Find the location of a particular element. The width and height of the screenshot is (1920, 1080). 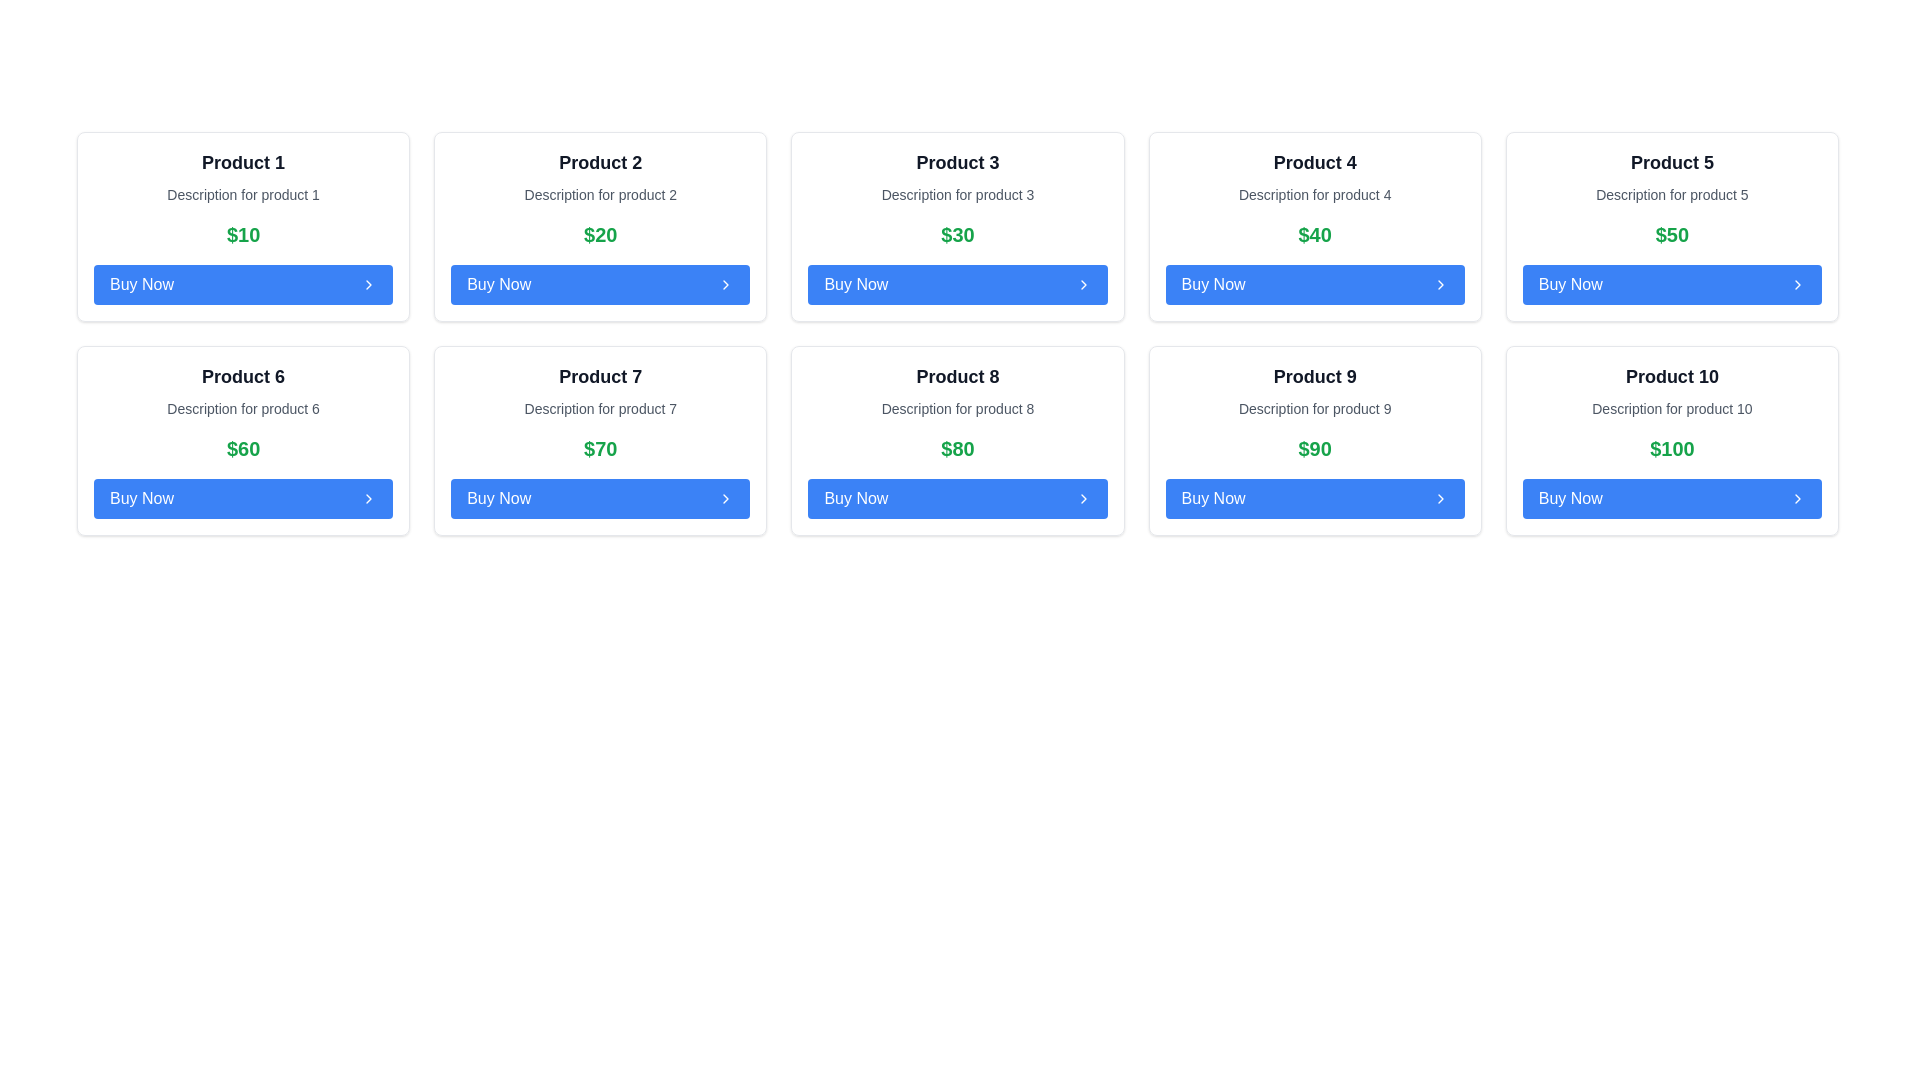

the blue rectangular 'Buy Now' button located in the card for 'Product 7', which is positioned in the fourth column of the second row, below the product price and description is located at coordinates (599, 497).